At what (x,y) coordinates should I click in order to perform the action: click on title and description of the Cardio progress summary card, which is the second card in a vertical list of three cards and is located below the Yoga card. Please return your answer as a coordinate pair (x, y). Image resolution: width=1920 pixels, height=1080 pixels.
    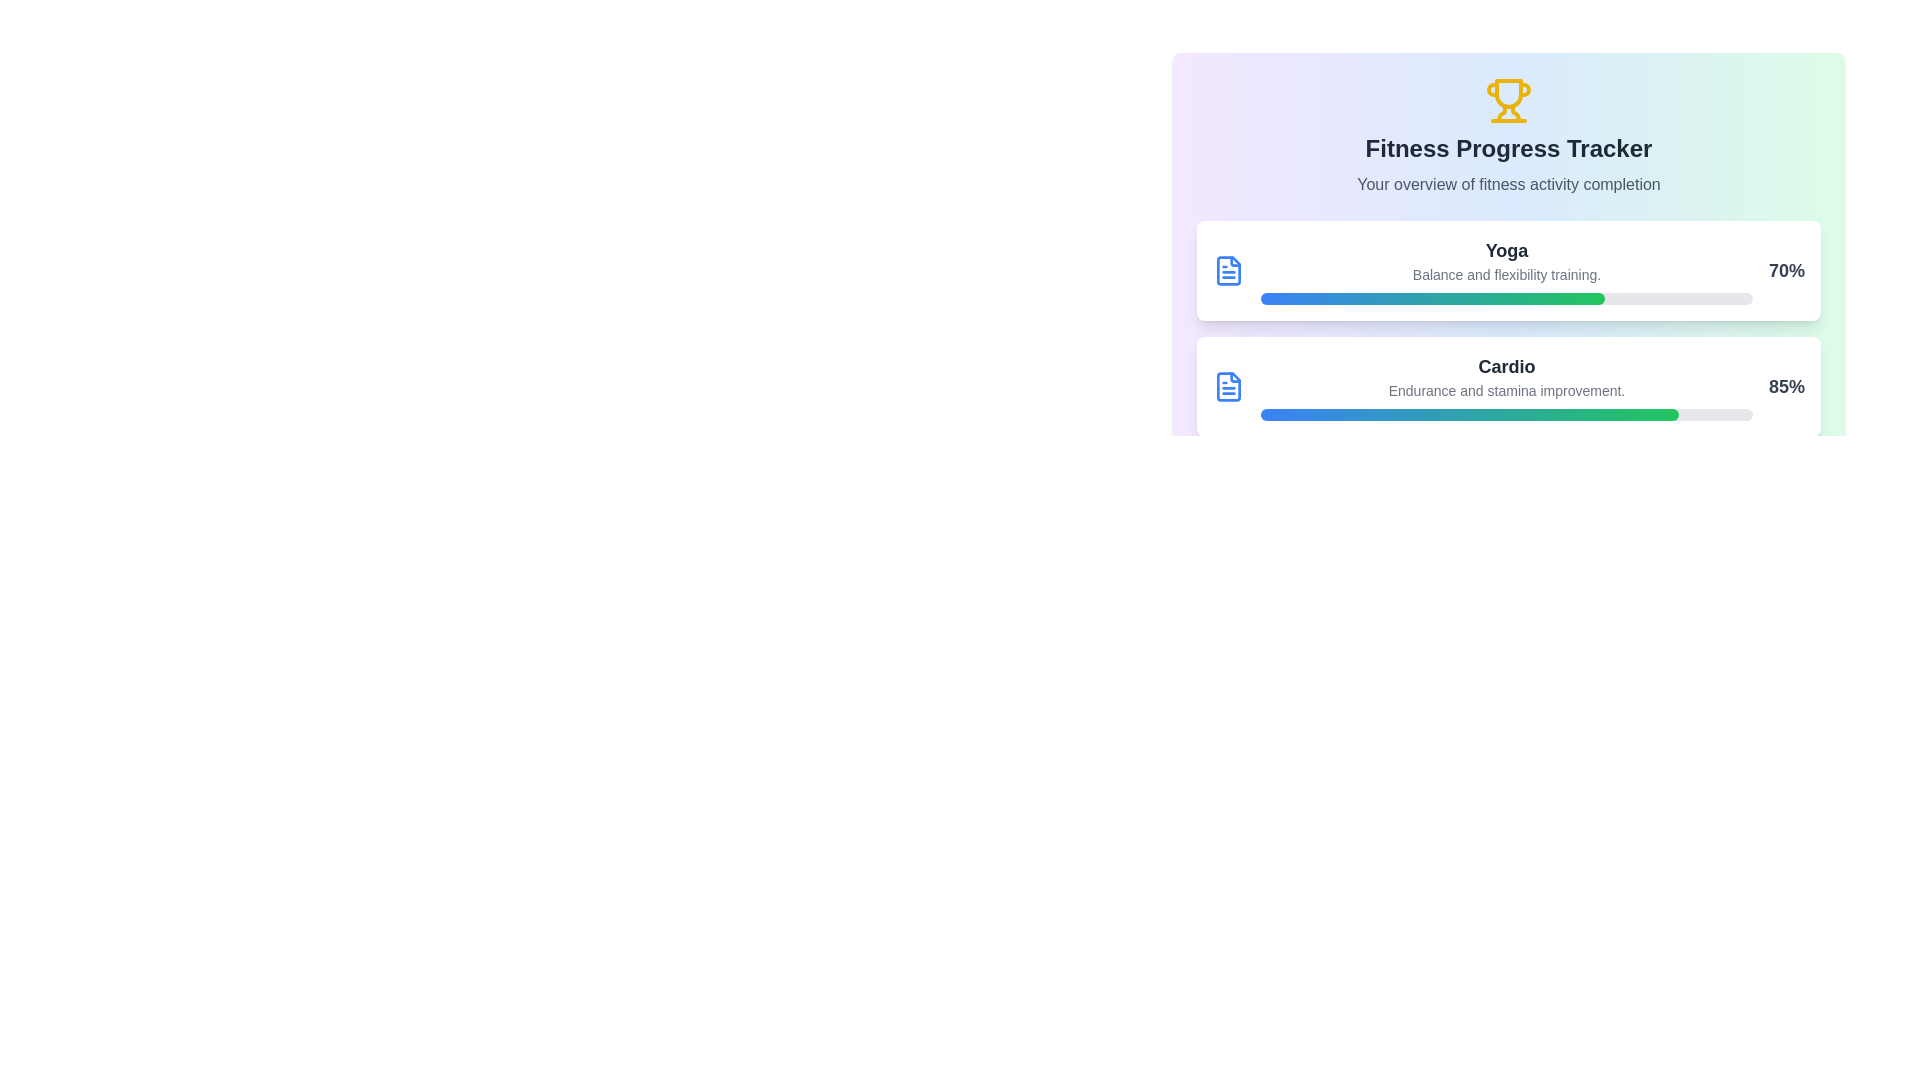
    Looking at the image, I should click on (1508, 386).